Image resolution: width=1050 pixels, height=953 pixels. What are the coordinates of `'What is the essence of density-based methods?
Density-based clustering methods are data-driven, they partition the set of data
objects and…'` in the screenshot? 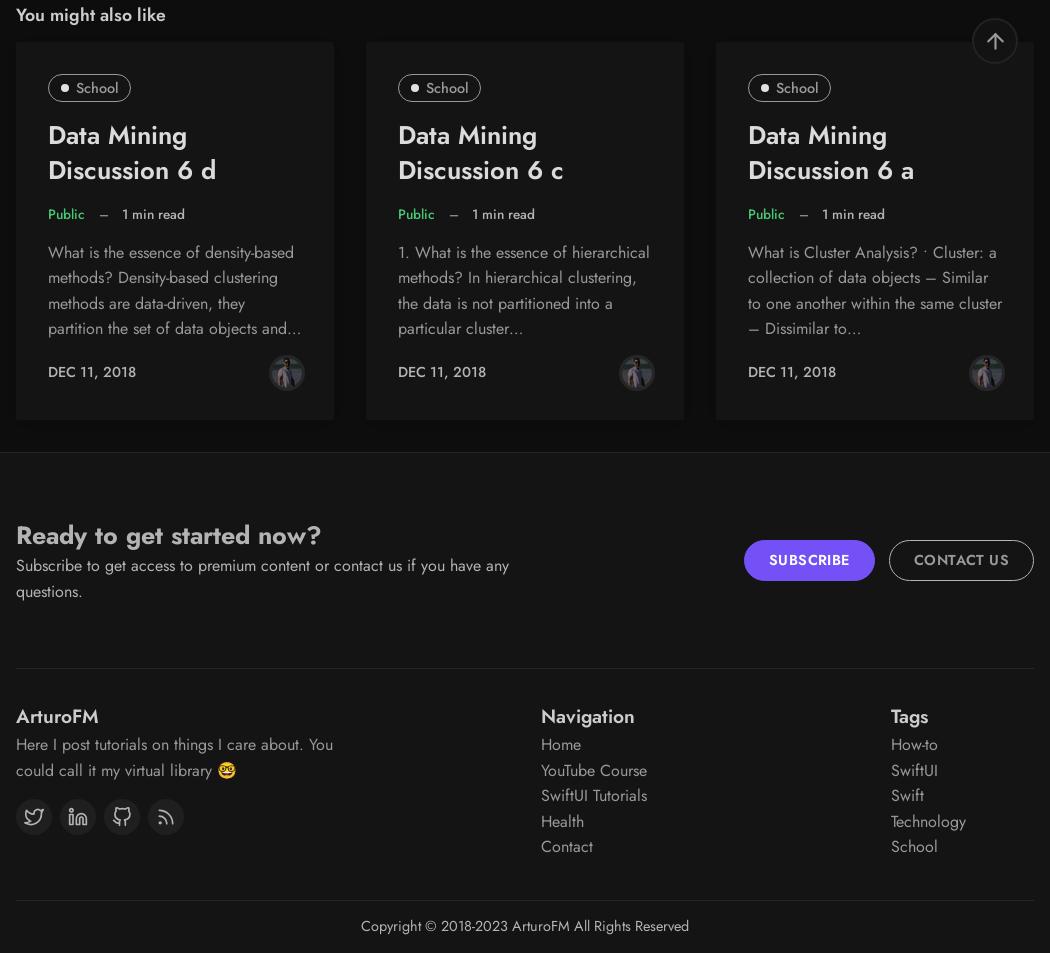 It's located at (174, 288).